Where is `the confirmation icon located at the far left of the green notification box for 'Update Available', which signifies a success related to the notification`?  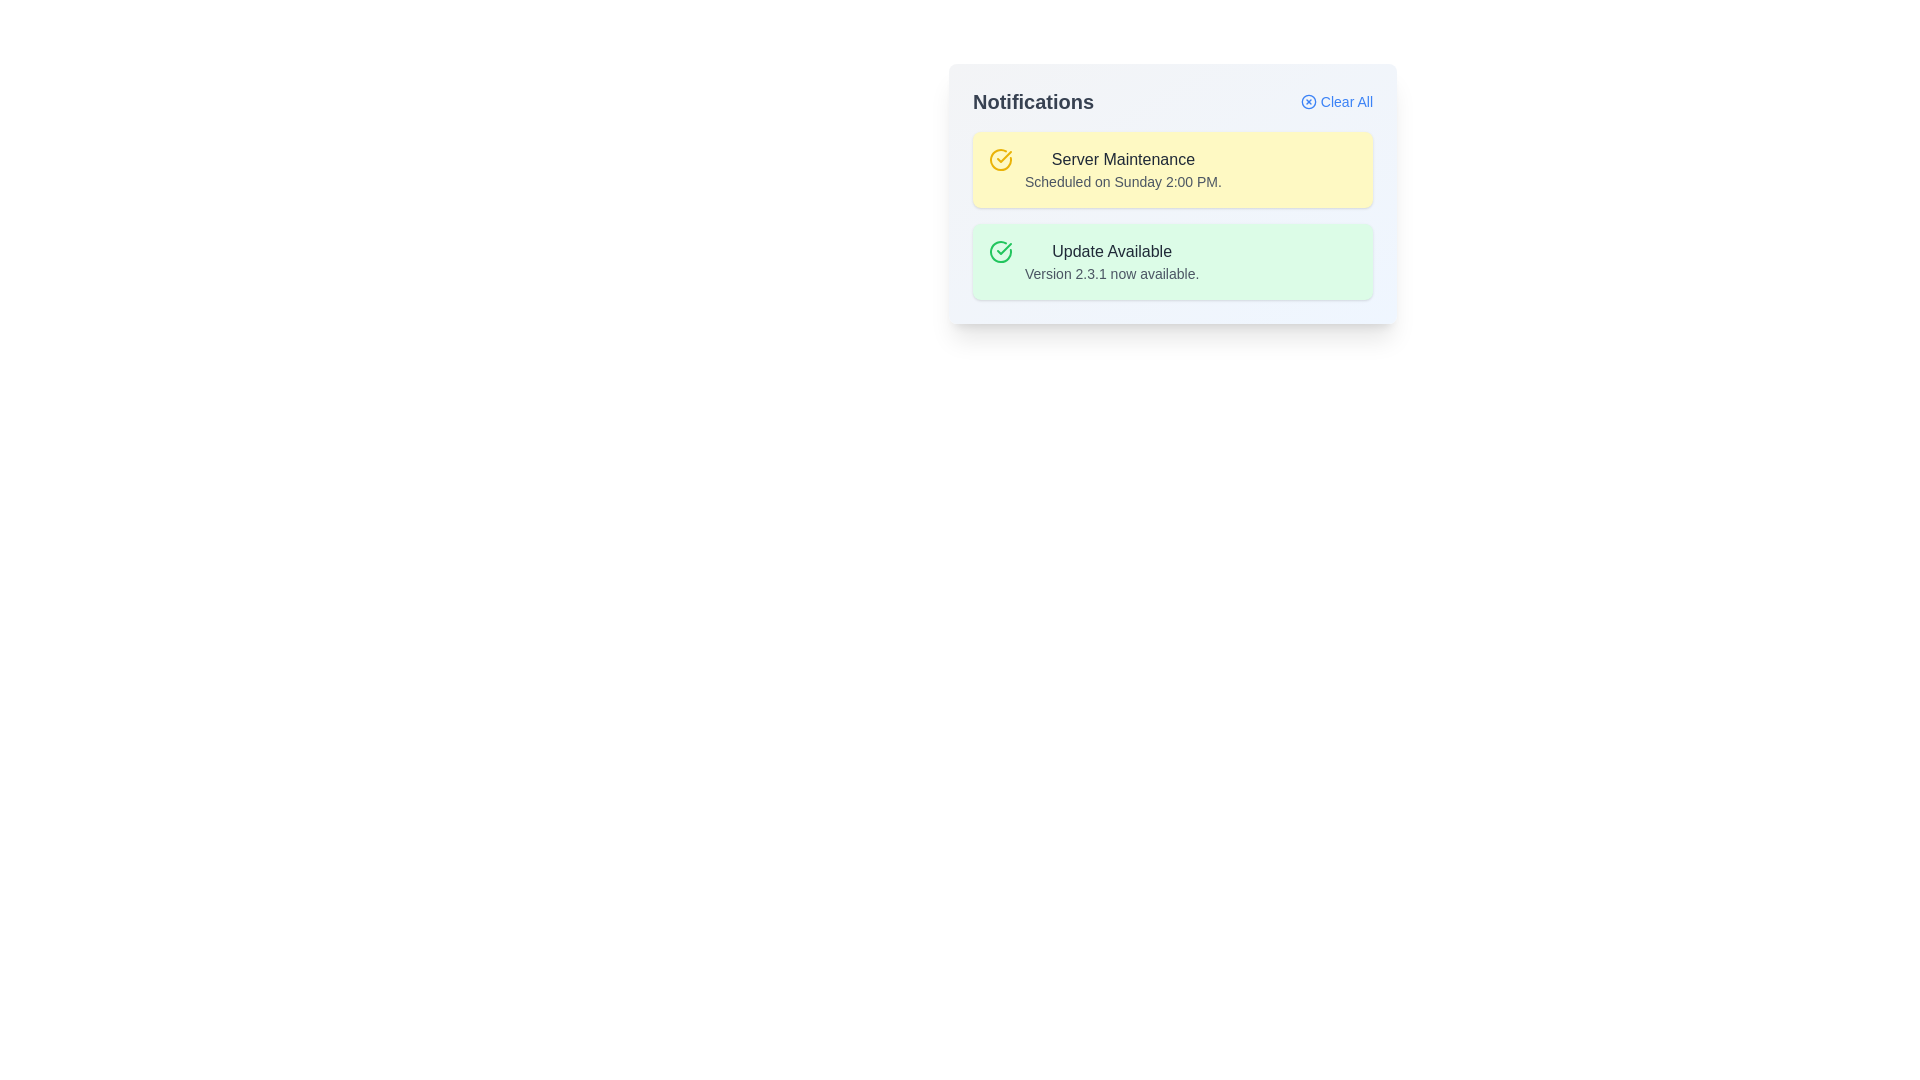
the confirmation icon located at the far left of the green notification box for 'Update Available', which signifies a success related to the notification is located at coordinates (1001, 250).